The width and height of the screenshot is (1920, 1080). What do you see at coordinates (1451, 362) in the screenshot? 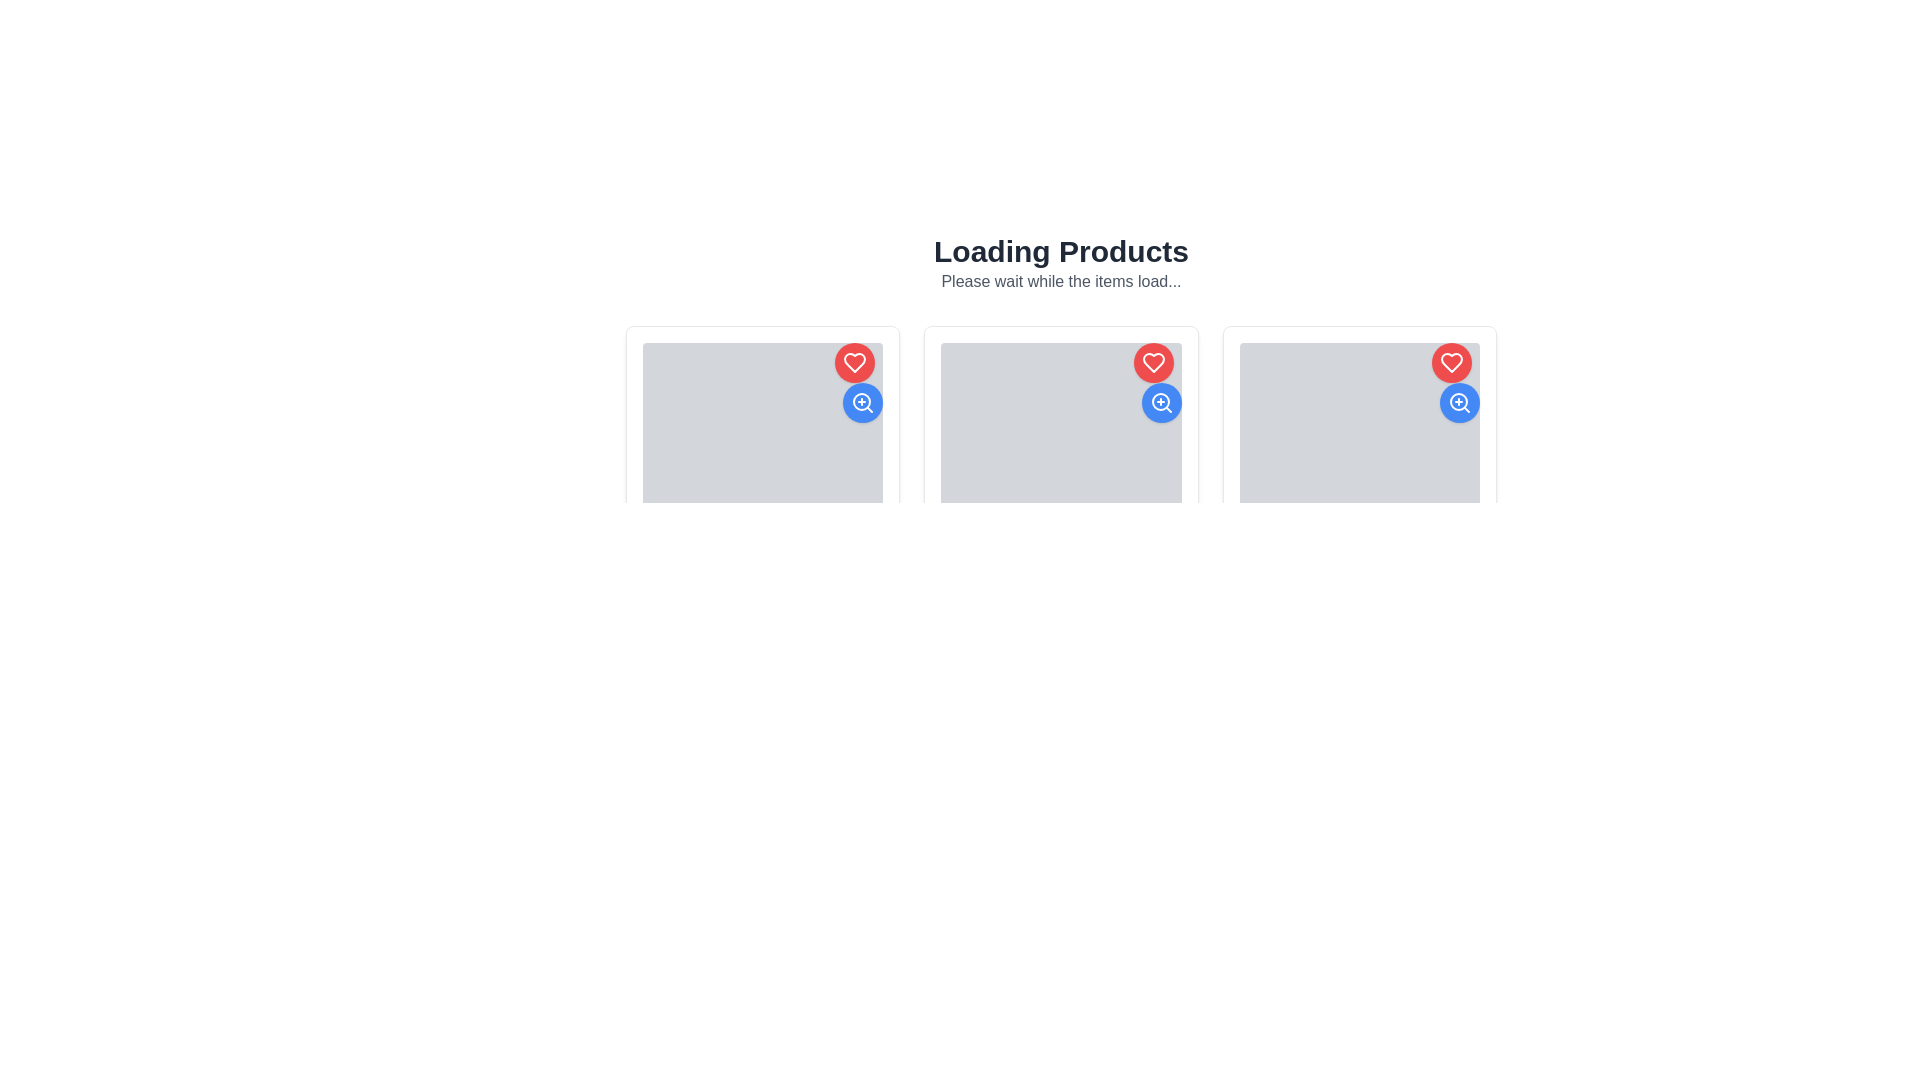
I see `the heart-shaped icon button located at the top-right corner of the leftmost product card` at bounding box center [1451, 362].